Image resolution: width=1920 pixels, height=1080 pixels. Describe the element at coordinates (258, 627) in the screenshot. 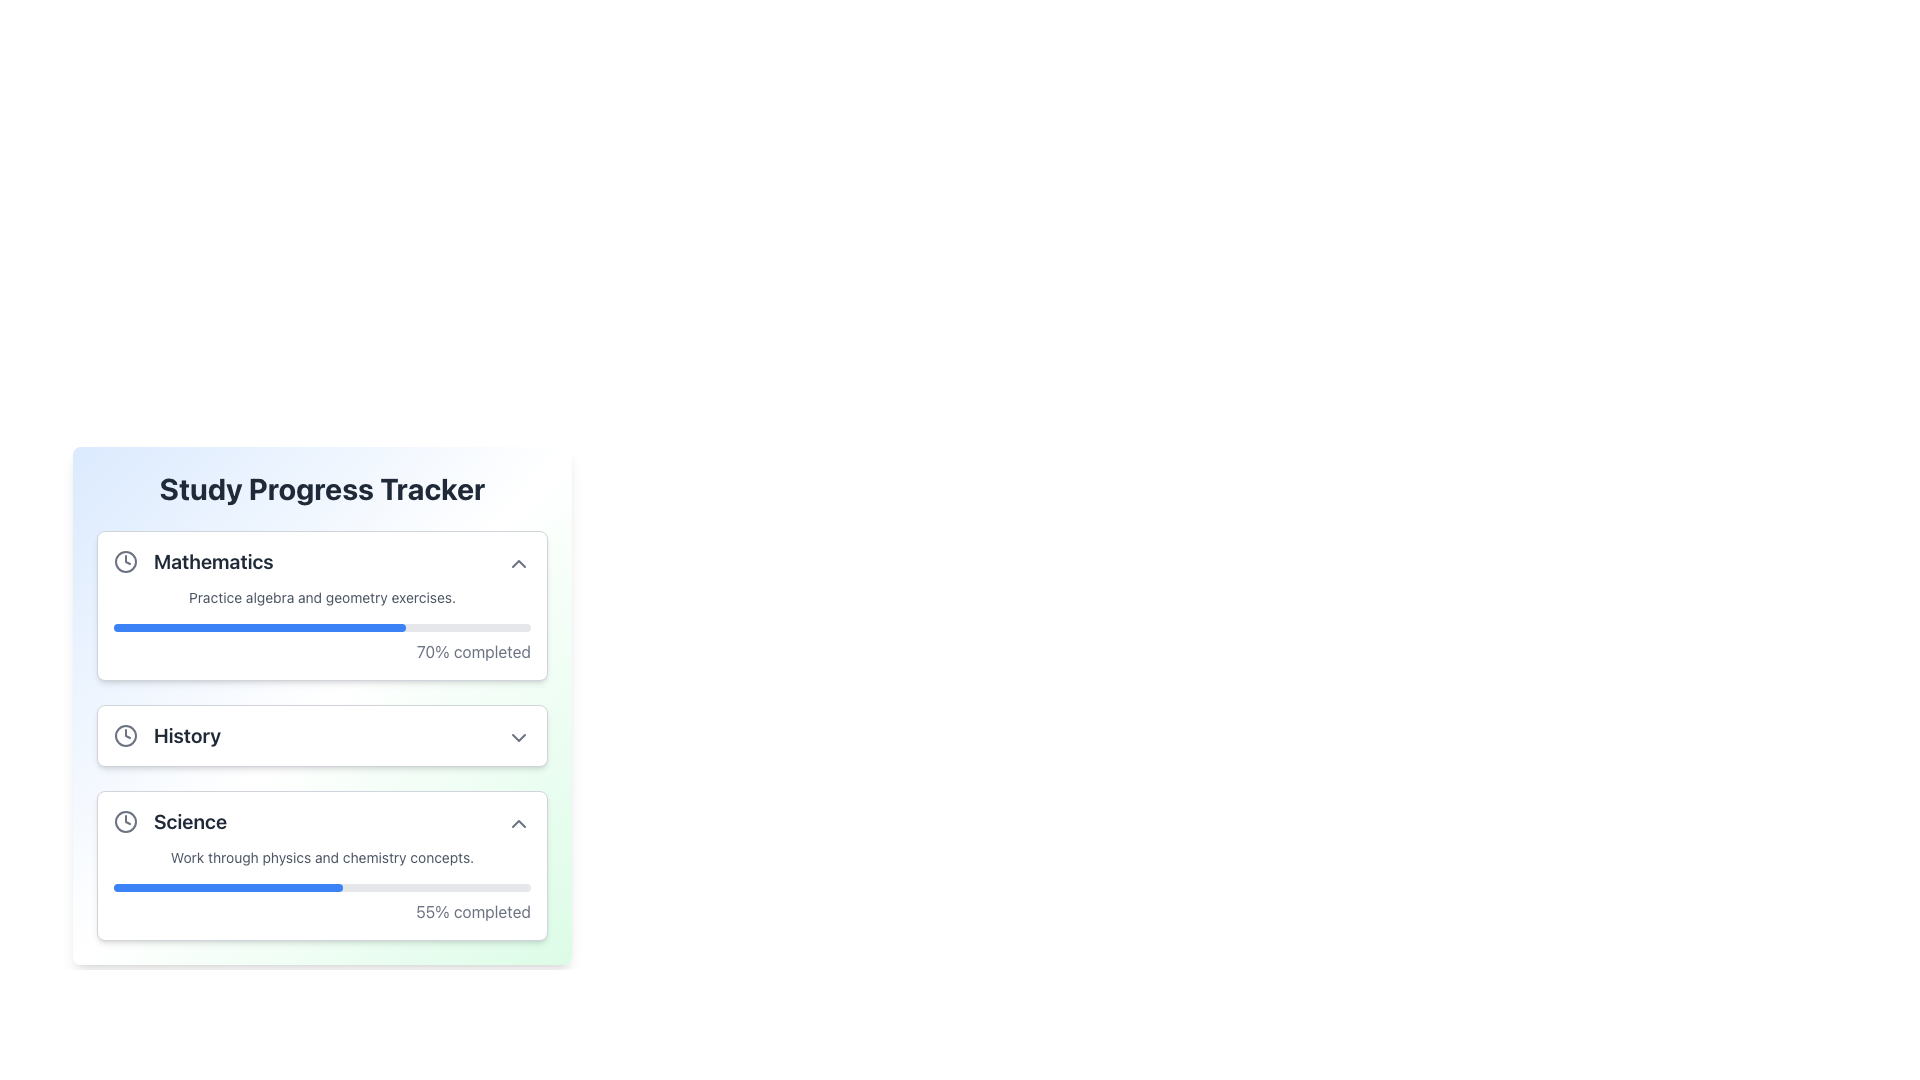

I see `the blue-filled segment of the progress bar located in the 'Mathematics' section of the Study Progress Tracker interface for potential interactivity` at that location.